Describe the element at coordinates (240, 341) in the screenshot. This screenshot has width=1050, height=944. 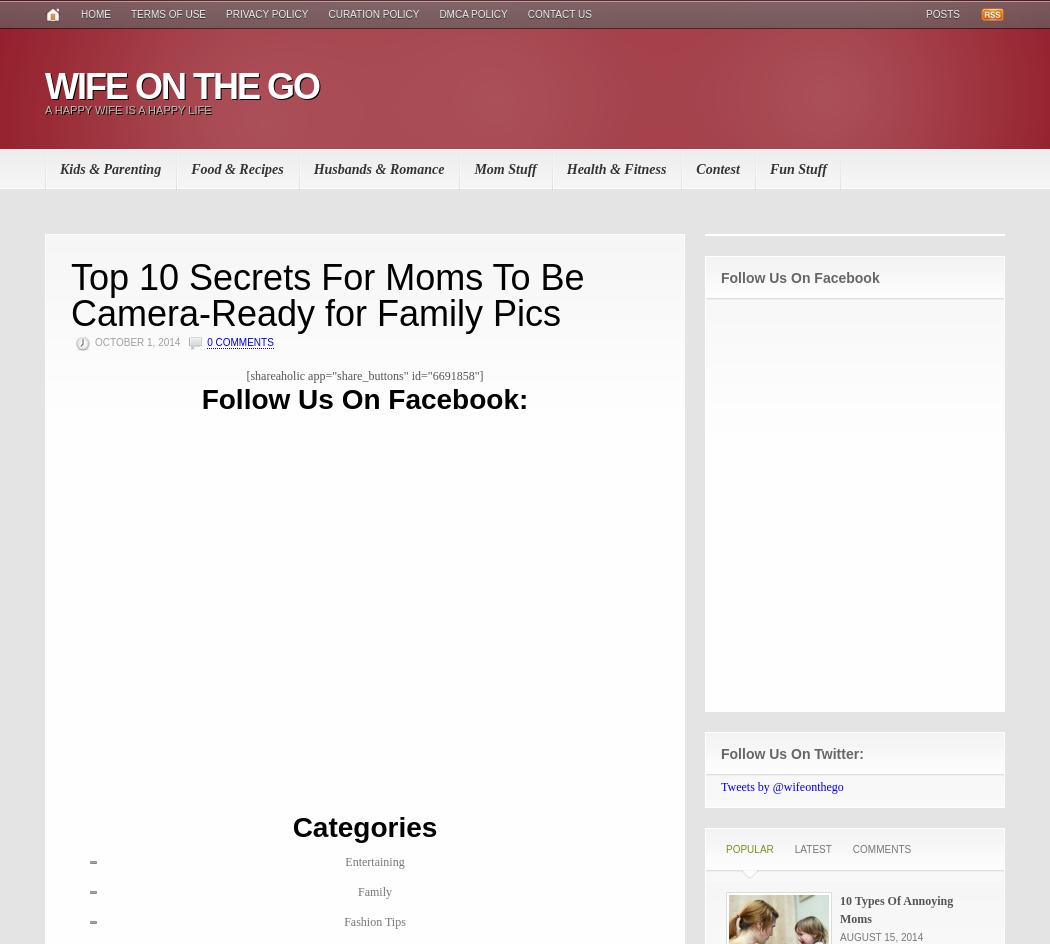
I see `'0 Comments'` at that location.